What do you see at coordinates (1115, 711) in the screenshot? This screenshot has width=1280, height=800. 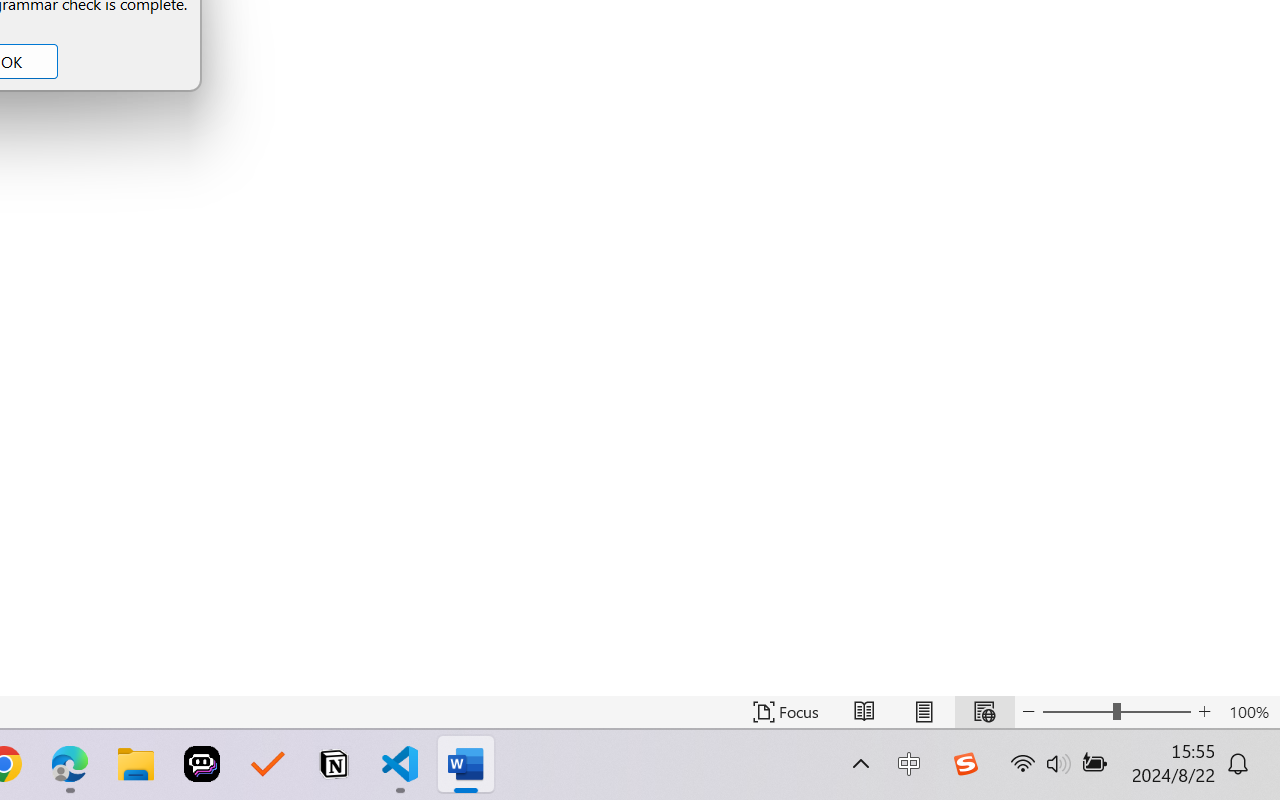 I see `'Zoom'` at bounding box center [1115, 711].